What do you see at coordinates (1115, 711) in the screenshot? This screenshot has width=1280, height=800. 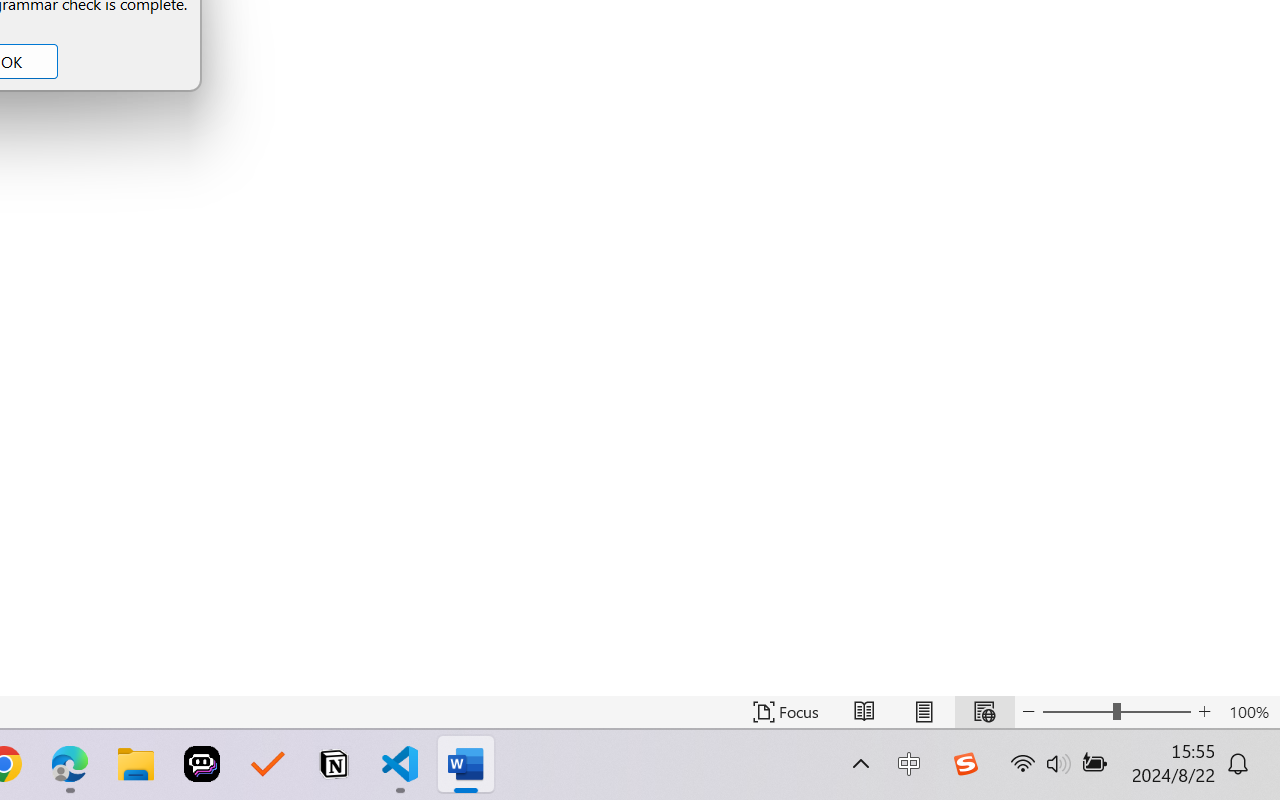 I see `'Zoom'` at bounding box center [1115, 711].